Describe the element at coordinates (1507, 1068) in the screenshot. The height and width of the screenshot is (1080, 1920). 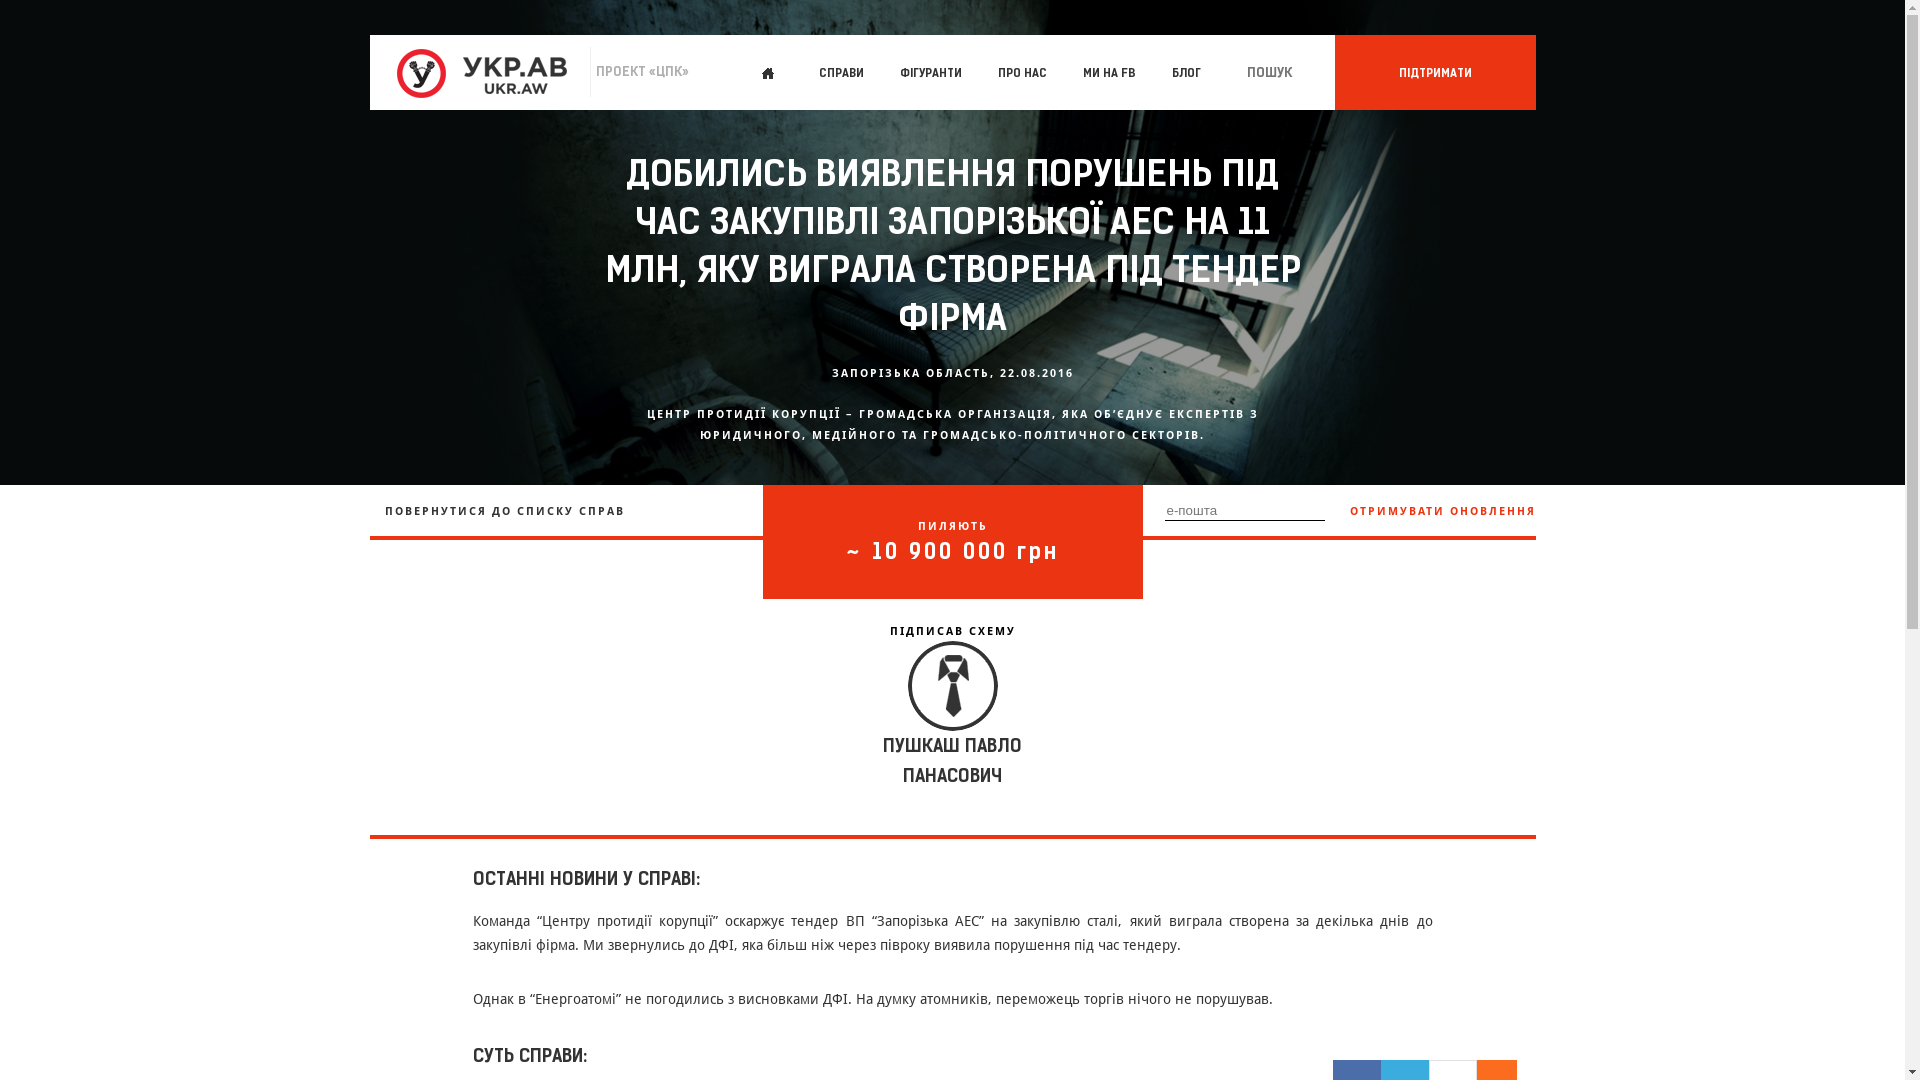
I see `'Hide'` at that location.